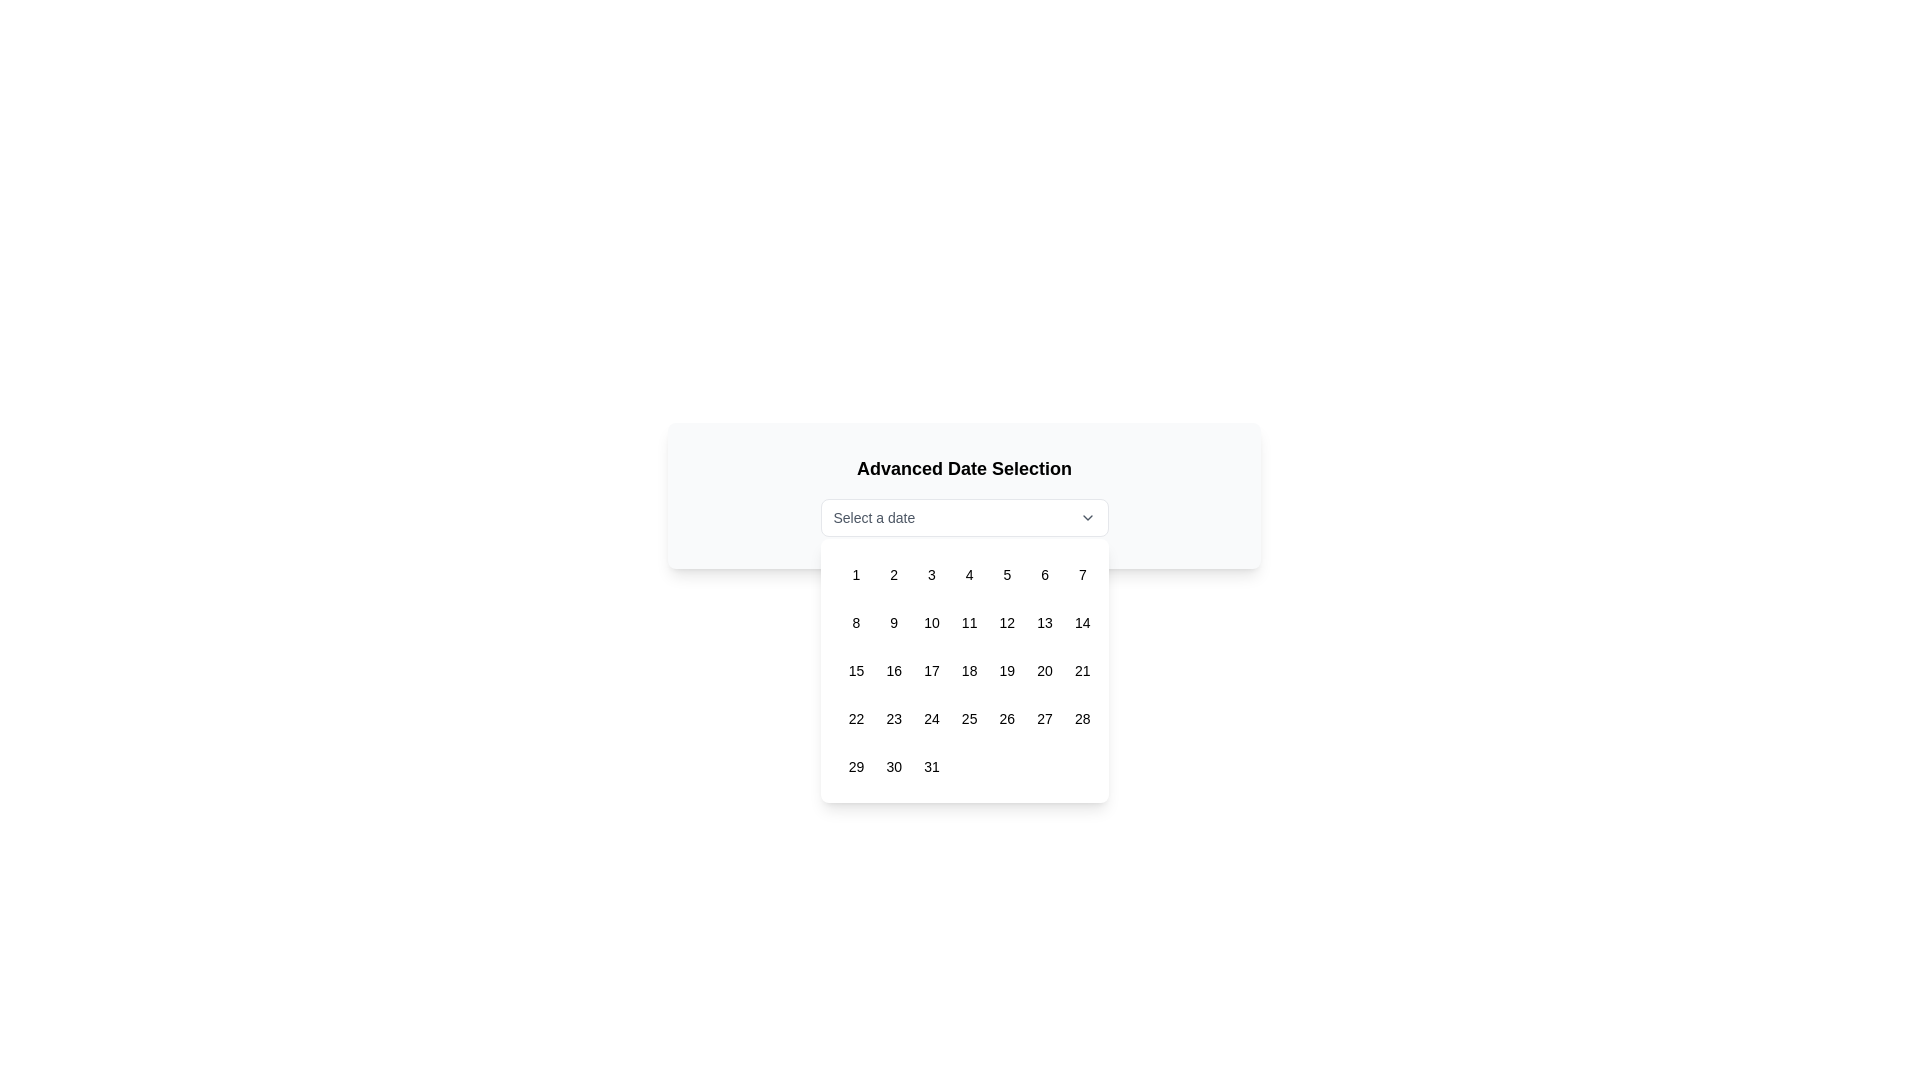 The width and height of the screenshot is (1920, 1080). I want to click on the button located in the first row, seventh column of the calendar grid, so click(1081, 574).